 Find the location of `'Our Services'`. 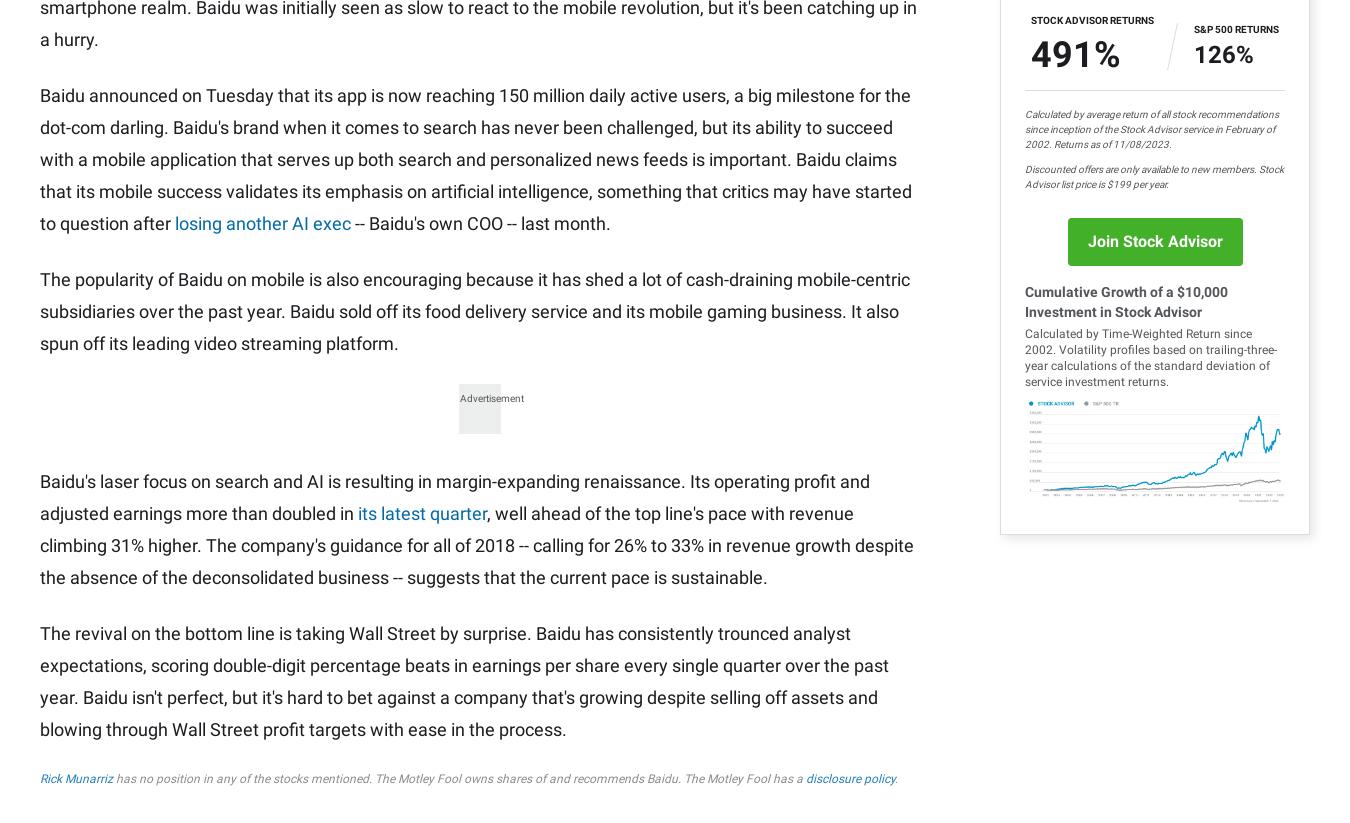

'Our Services' is located at coordinates (623, 90).